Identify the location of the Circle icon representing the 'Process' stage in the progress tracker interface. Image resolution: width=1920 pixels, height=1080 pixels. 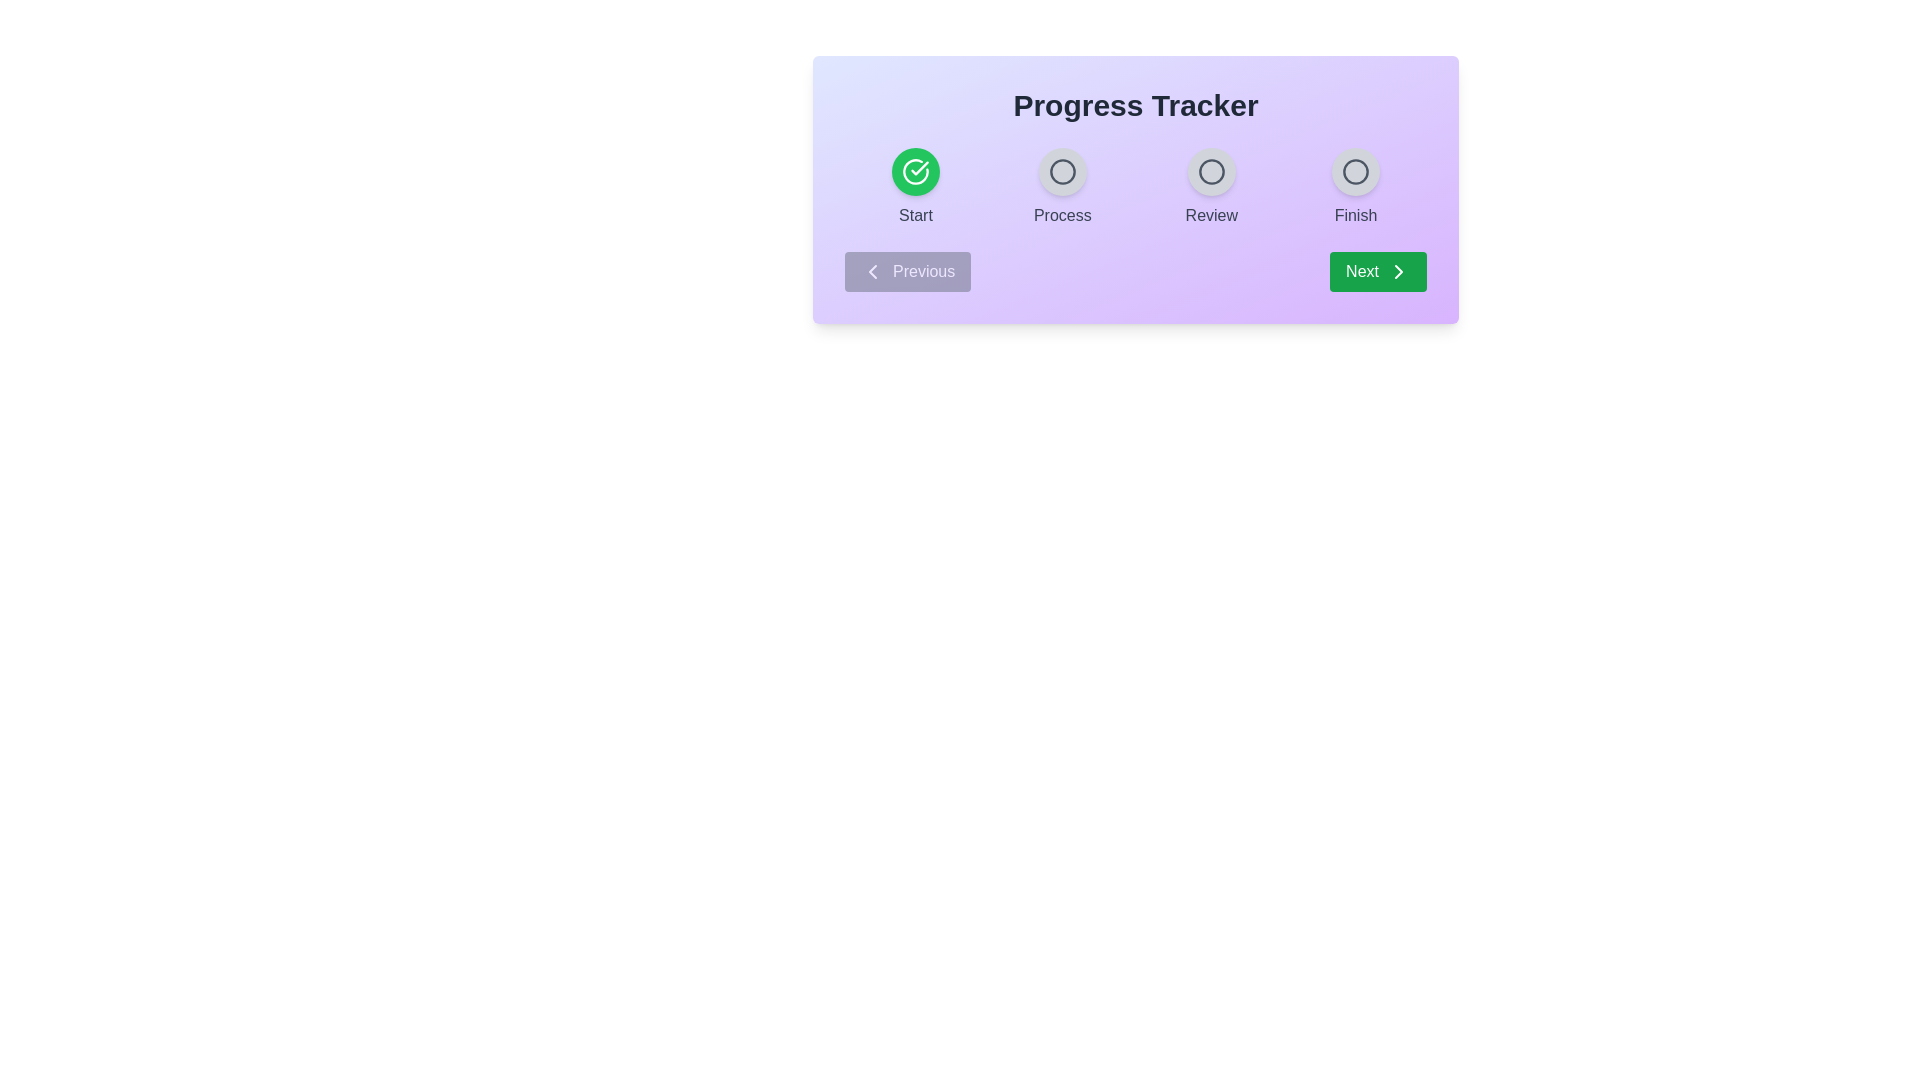
(1061, 171).